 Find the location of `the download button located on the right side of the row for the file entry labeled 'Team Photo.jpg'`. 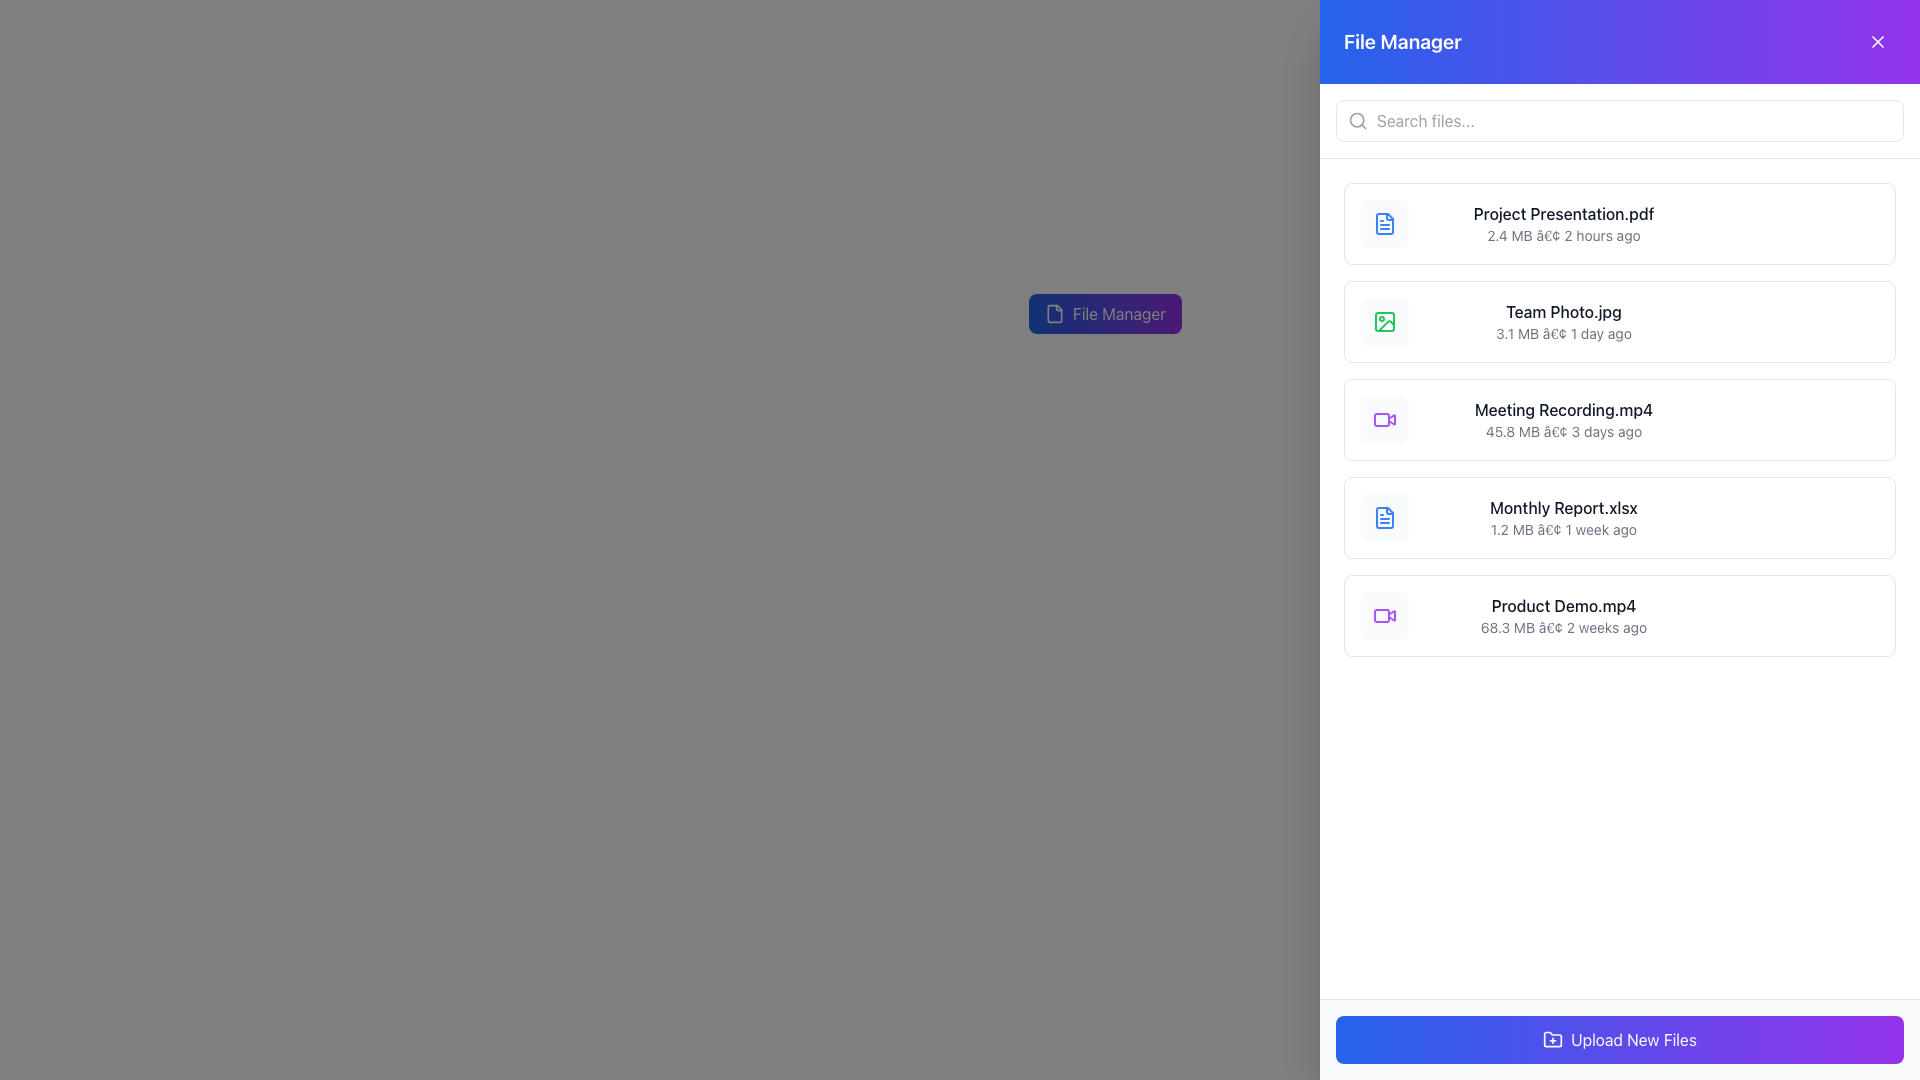

the download button located on the right side of the row for the file entry labeled 'Team Photo.jpg' is located at coordinates (1777, 320).